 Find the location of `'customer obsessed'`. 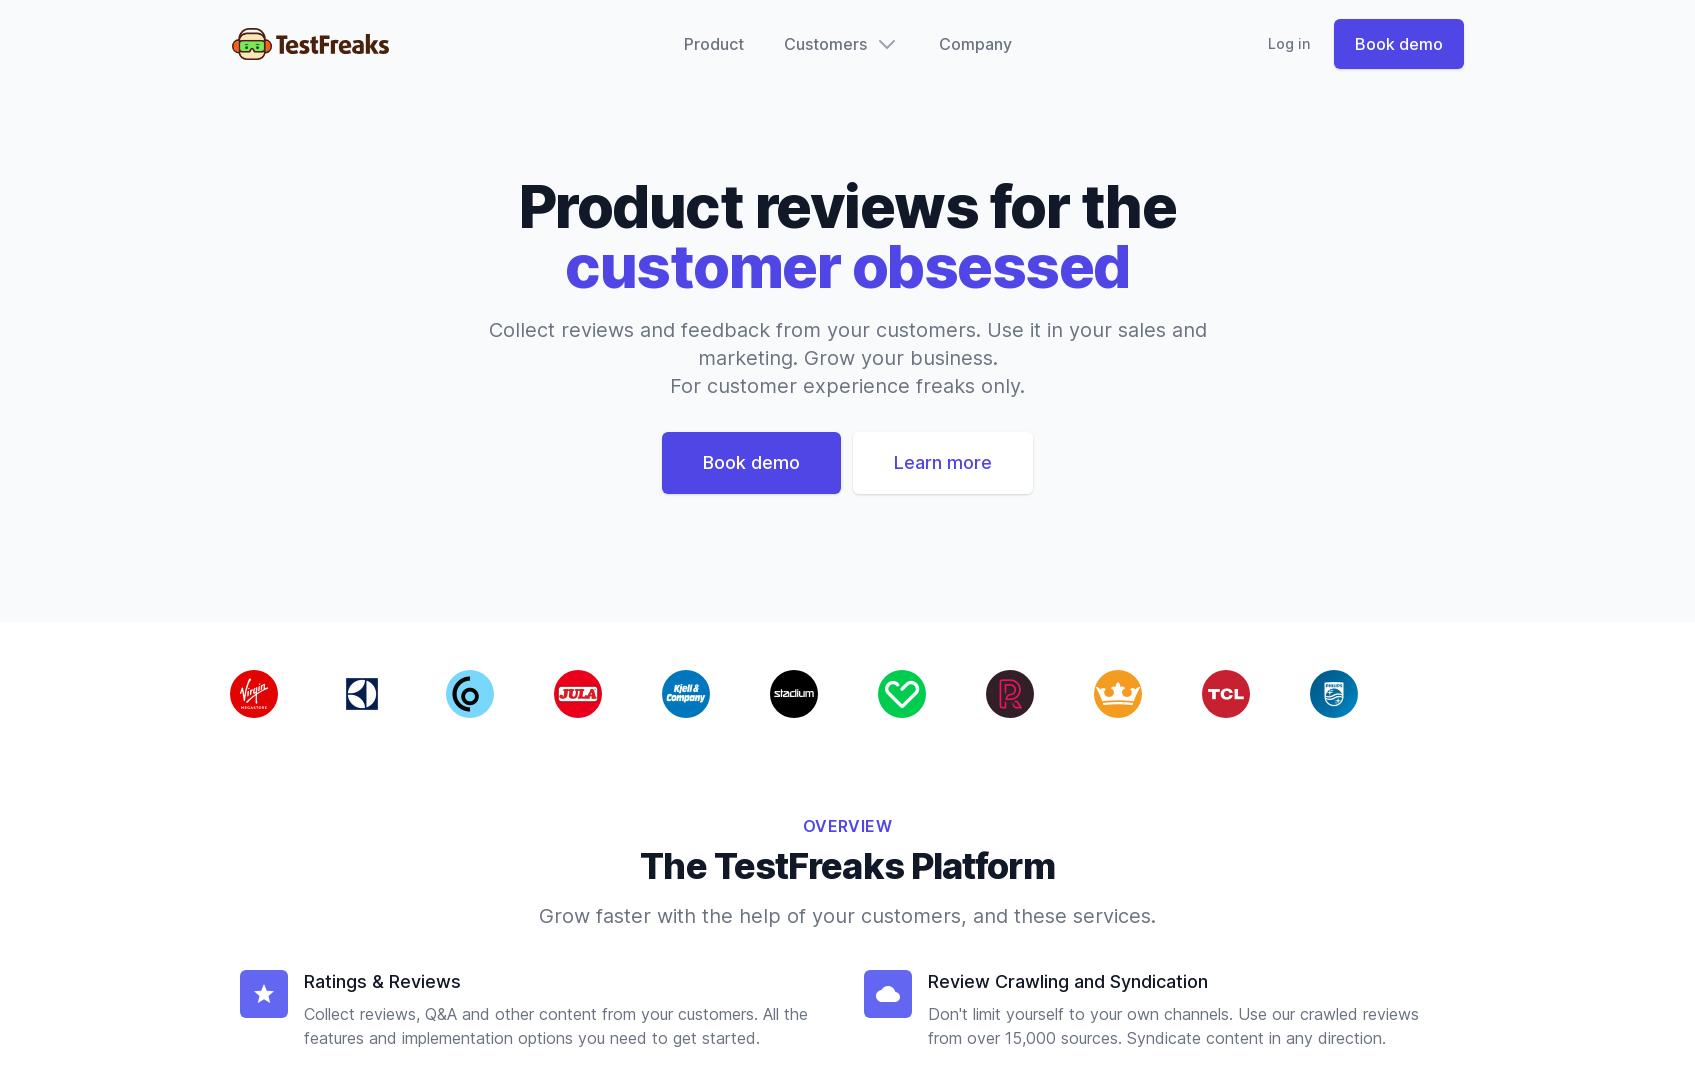

'customer obsessed' is located at coordinates (846, 264).